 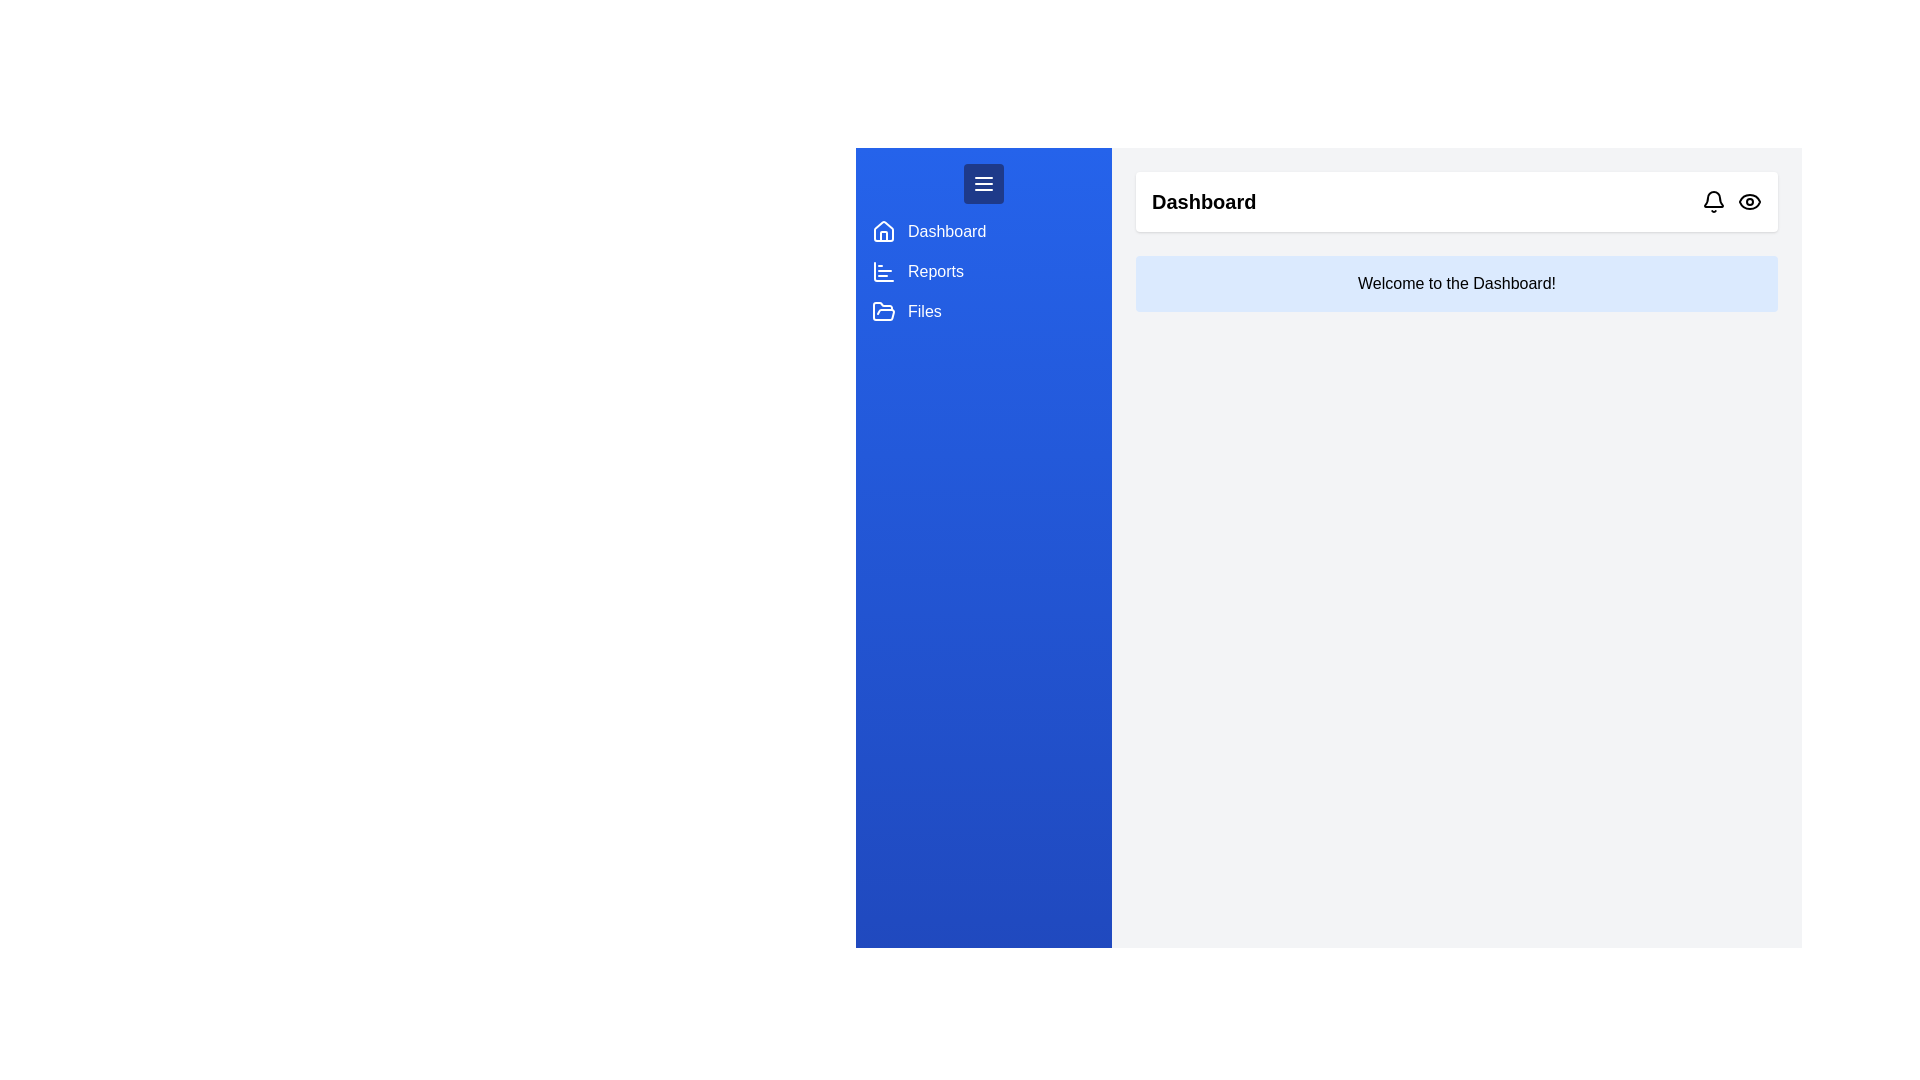 What do you see at coordinates (983, 184) in the screenshot?
I see `the button at the top of the vertical sidebar menu to change its background color to light blue` at bounding box center [983, 184].